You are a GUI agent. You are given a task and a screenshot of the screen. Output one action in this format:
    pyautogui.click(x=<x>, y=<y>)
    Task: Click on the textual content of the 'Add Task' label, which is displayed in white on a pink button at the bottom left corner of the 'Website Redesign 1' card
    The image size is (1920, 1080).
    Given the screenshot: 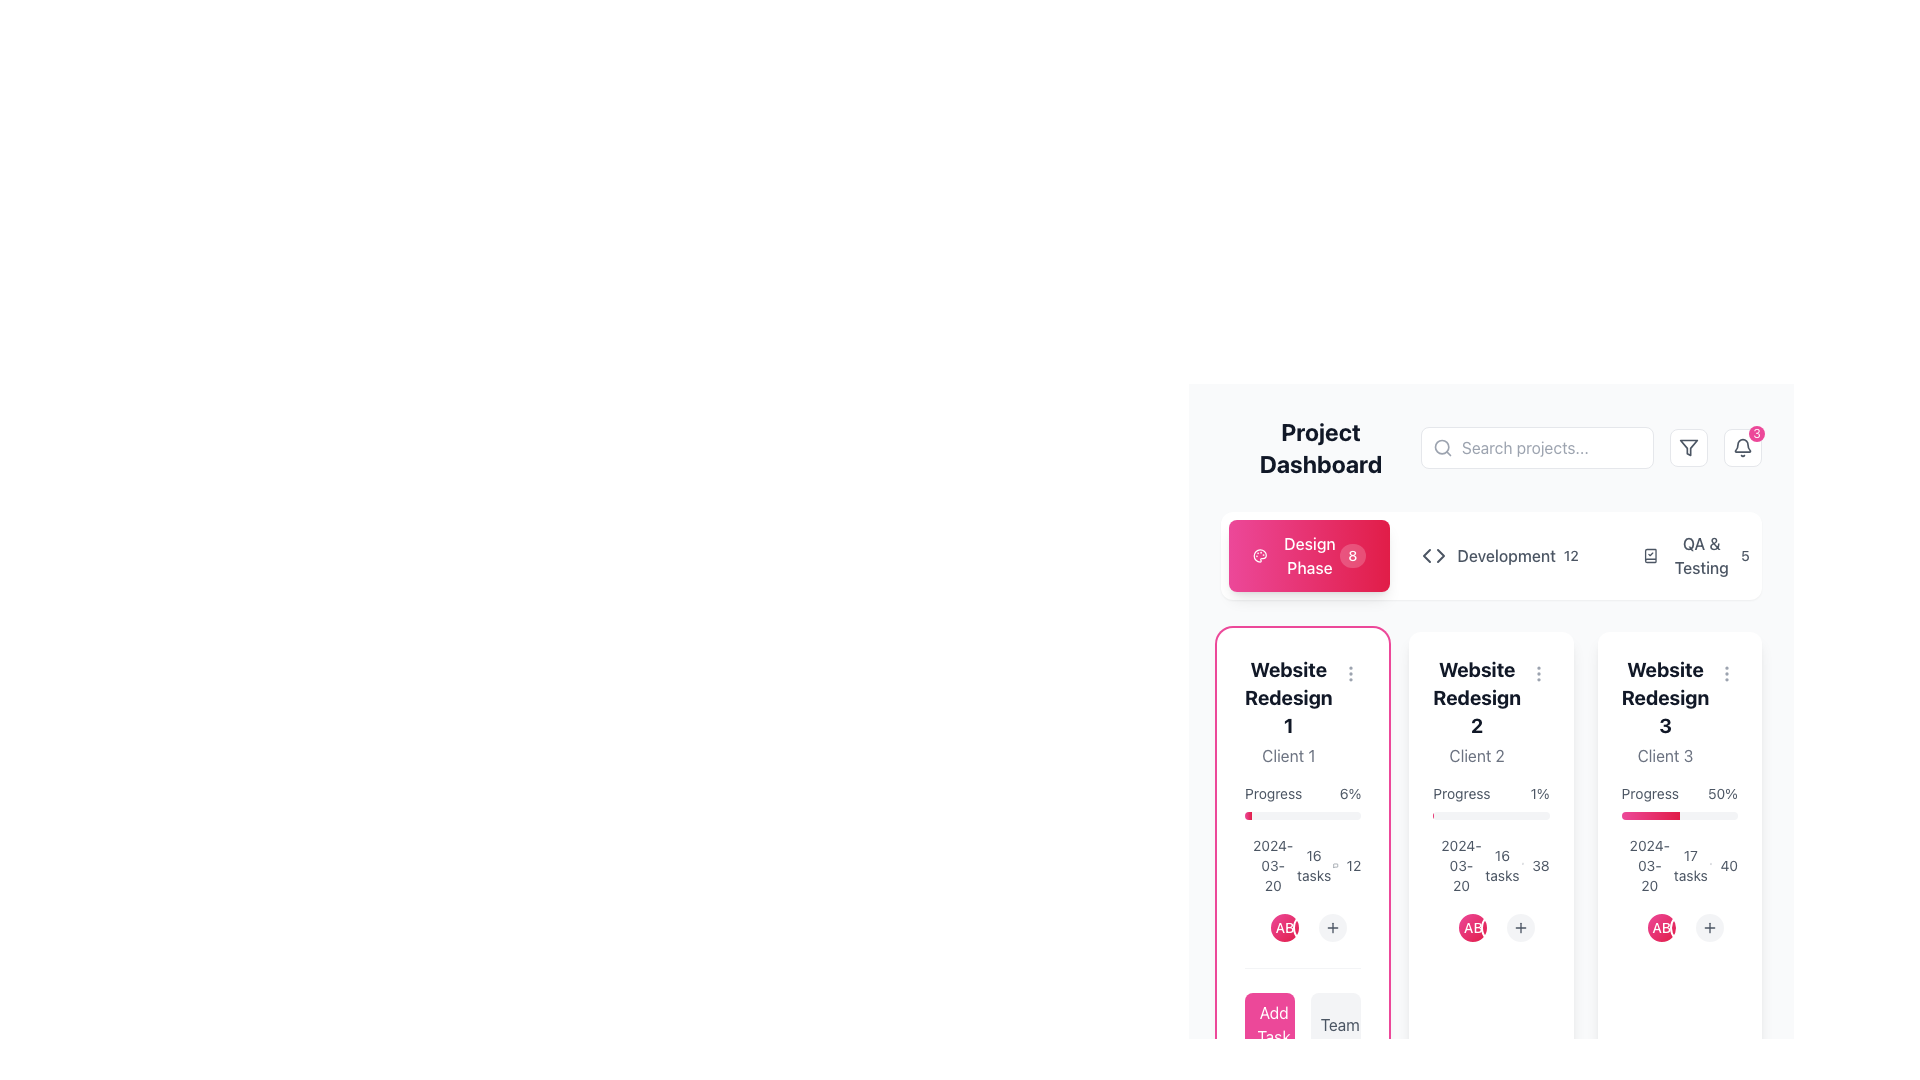 What is the action you would take?
    pyautogui.click(x=1273, y=1025)
    